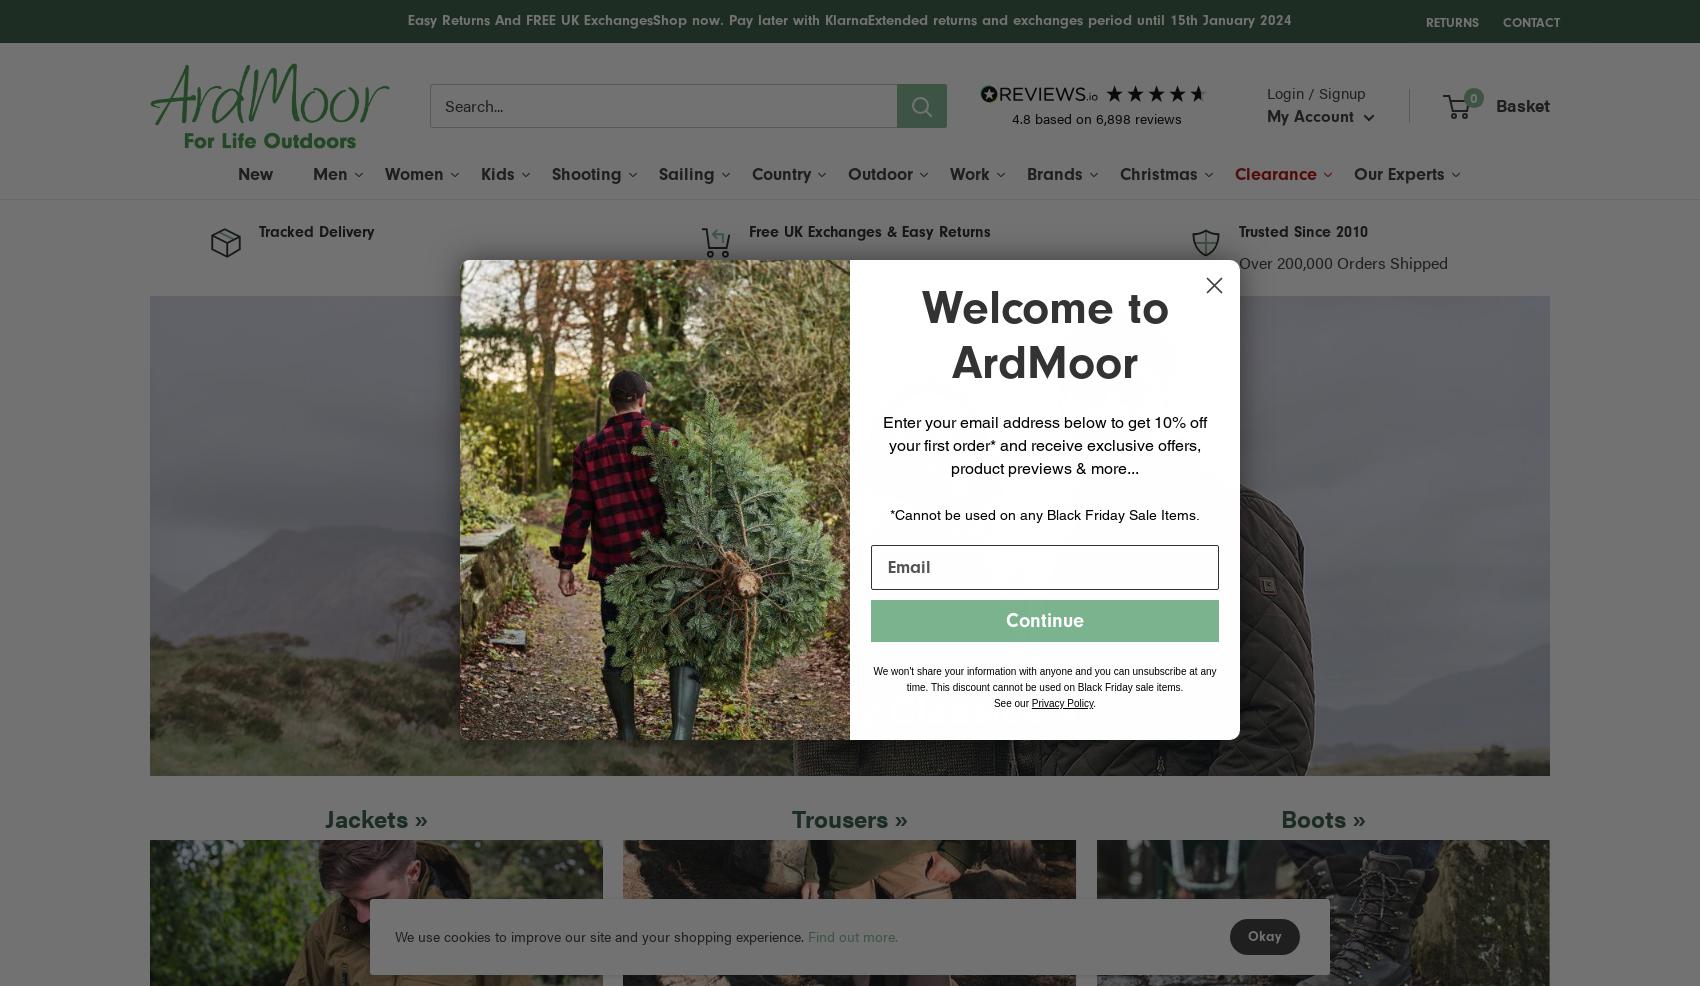 This screenshot has width=1700, height=986. What do you see at coordinates (407, 19) in the screenshot?
I see `'Easy Returns And FREE UK Exchanges'` at bounding box center [407, 19].